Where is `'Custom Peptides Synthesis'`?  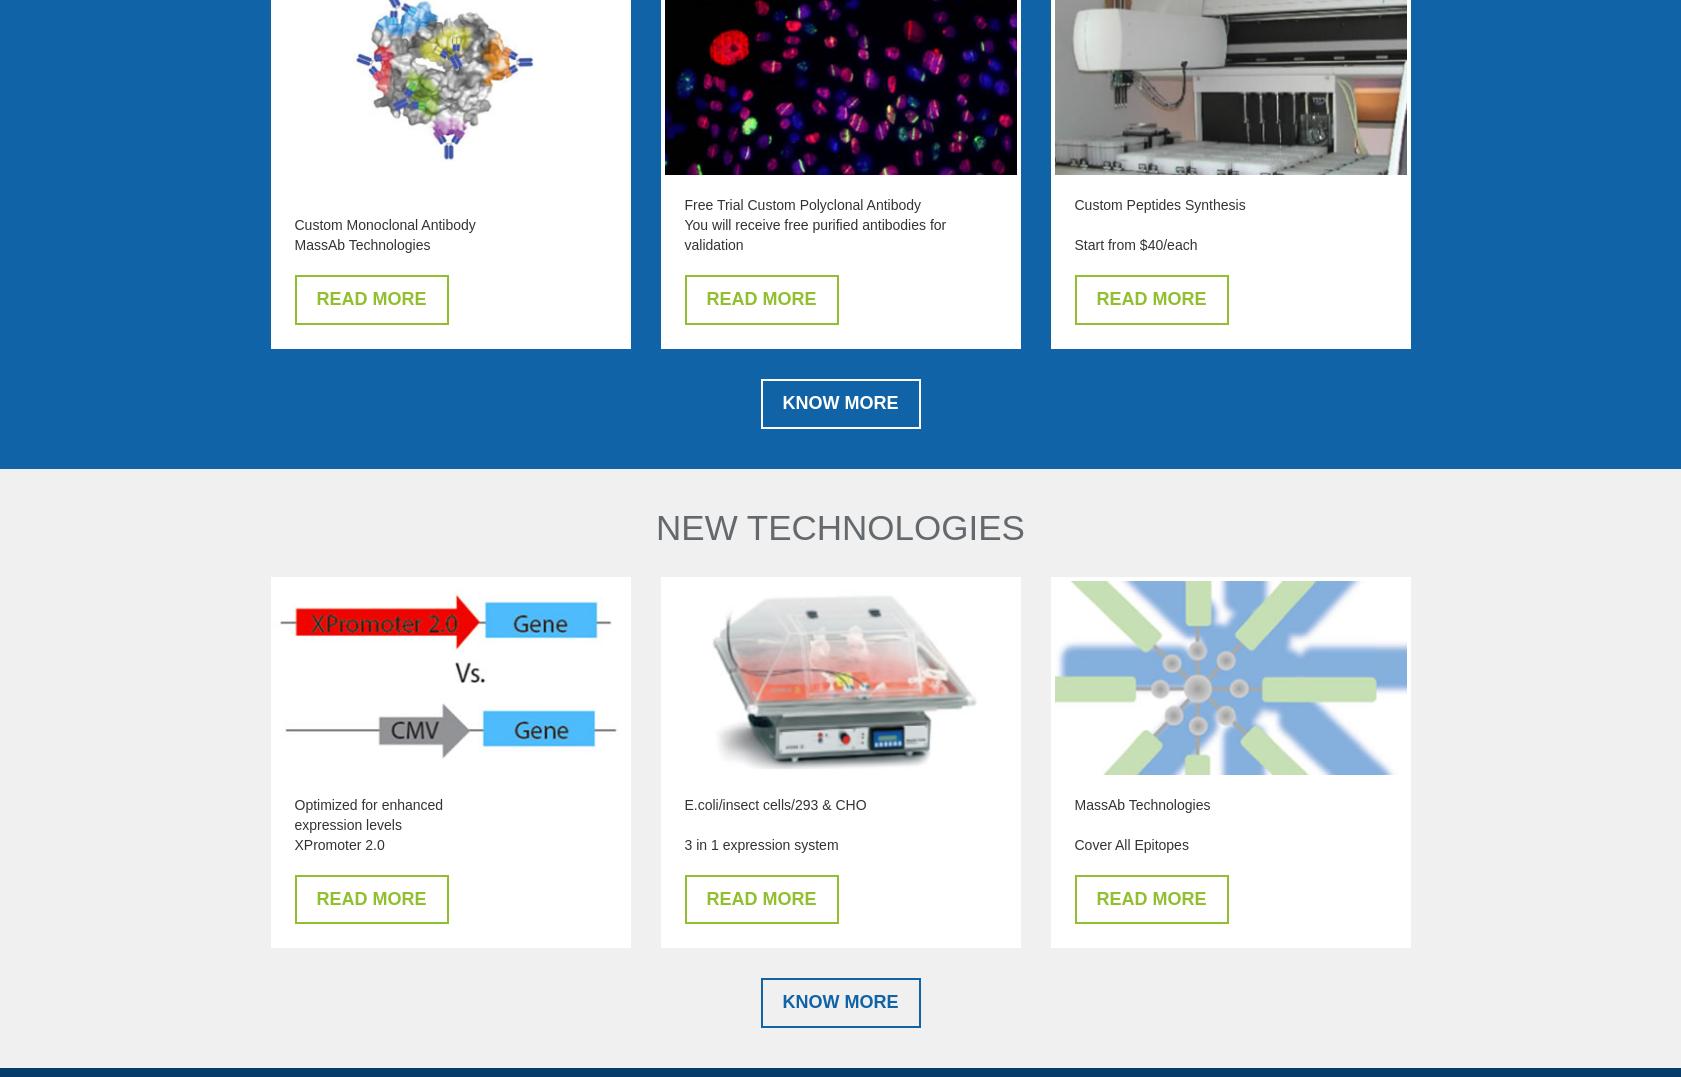 'Custom Peptides Synthesis' is located at coordinates (1073, 203).